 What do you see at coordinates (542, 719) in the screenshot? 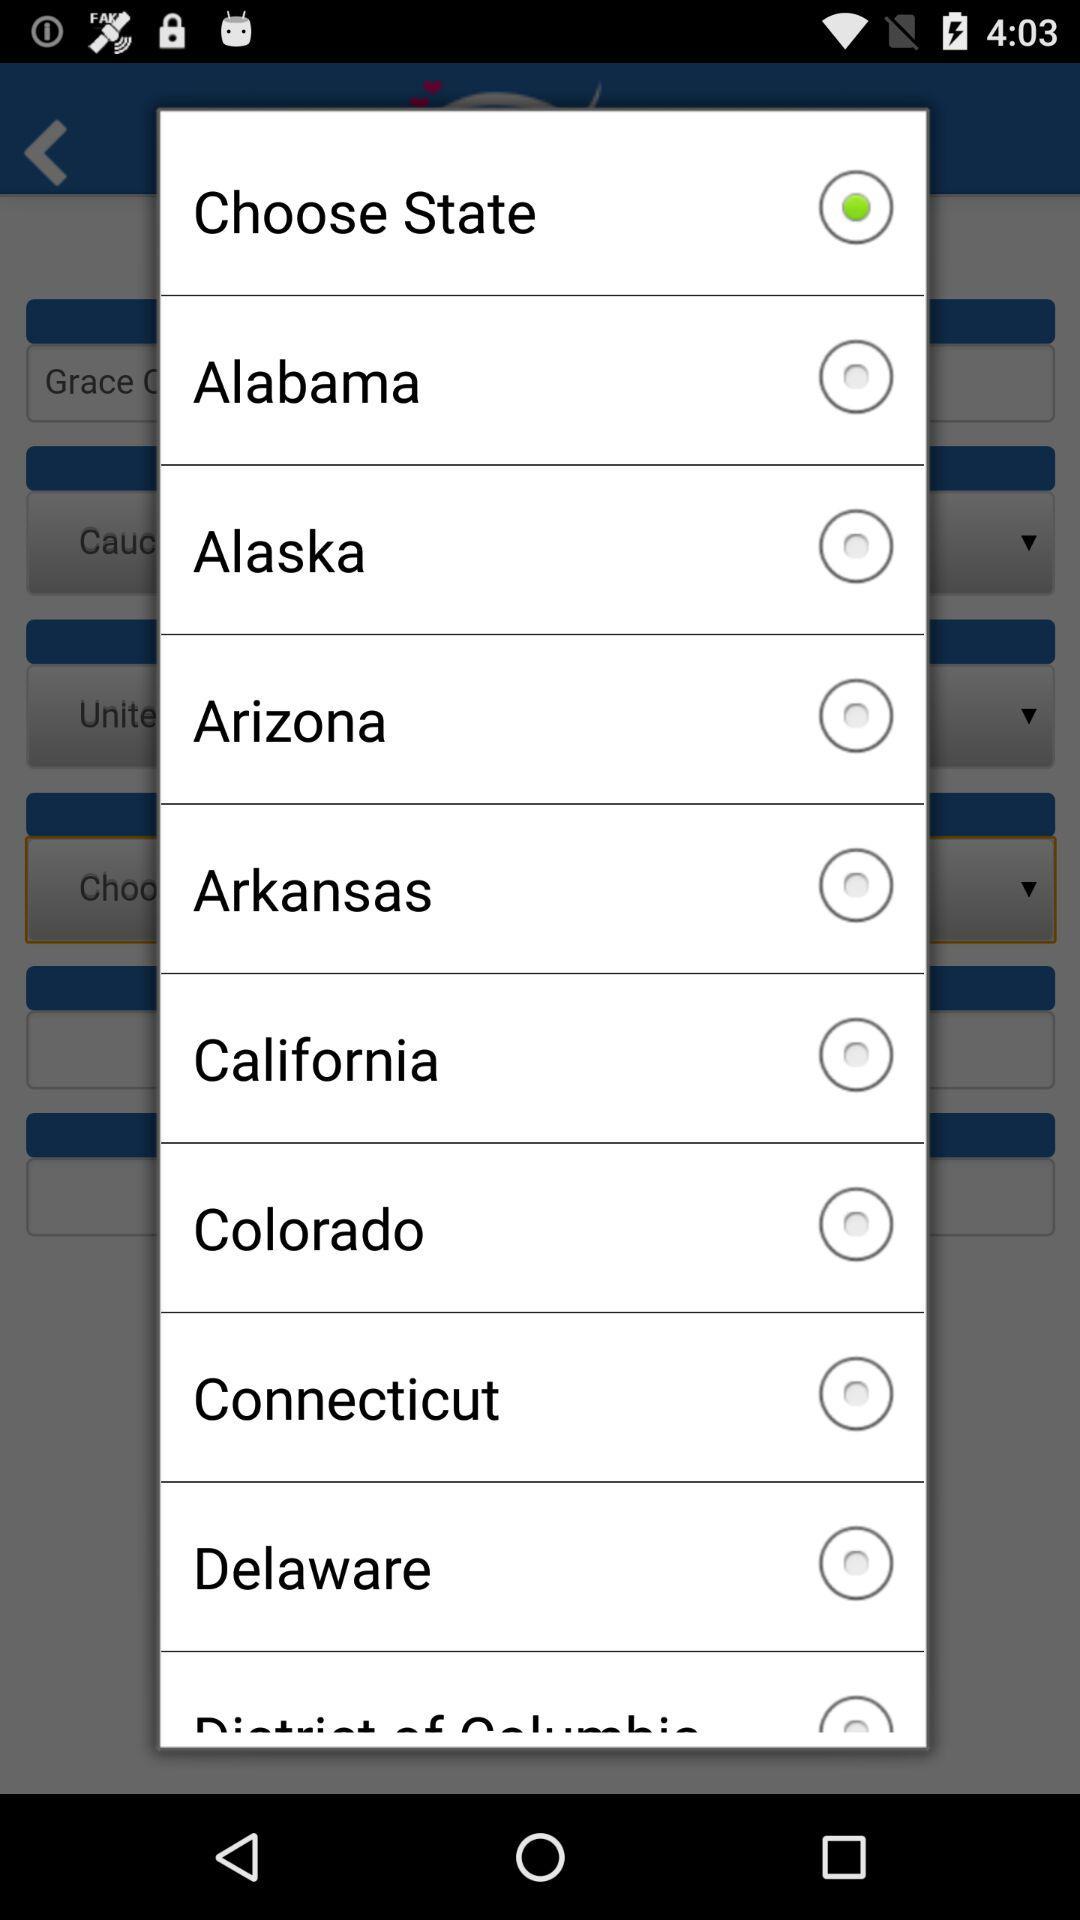
I see `the item above arkansas checkbox` at bounding box center [542, 719].